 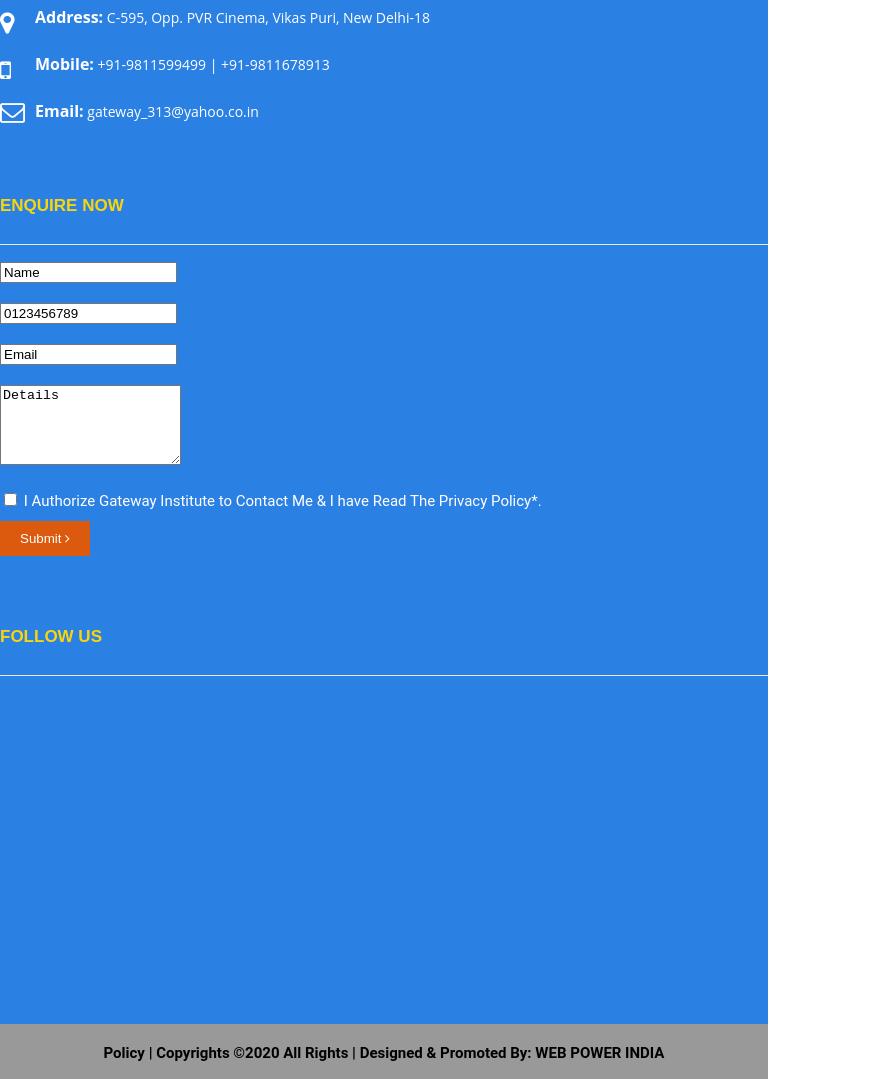 What do you see at coordinates (0, 635) in the screenshot?
I see `'Follow Us'` at bounding box center [0, 635].